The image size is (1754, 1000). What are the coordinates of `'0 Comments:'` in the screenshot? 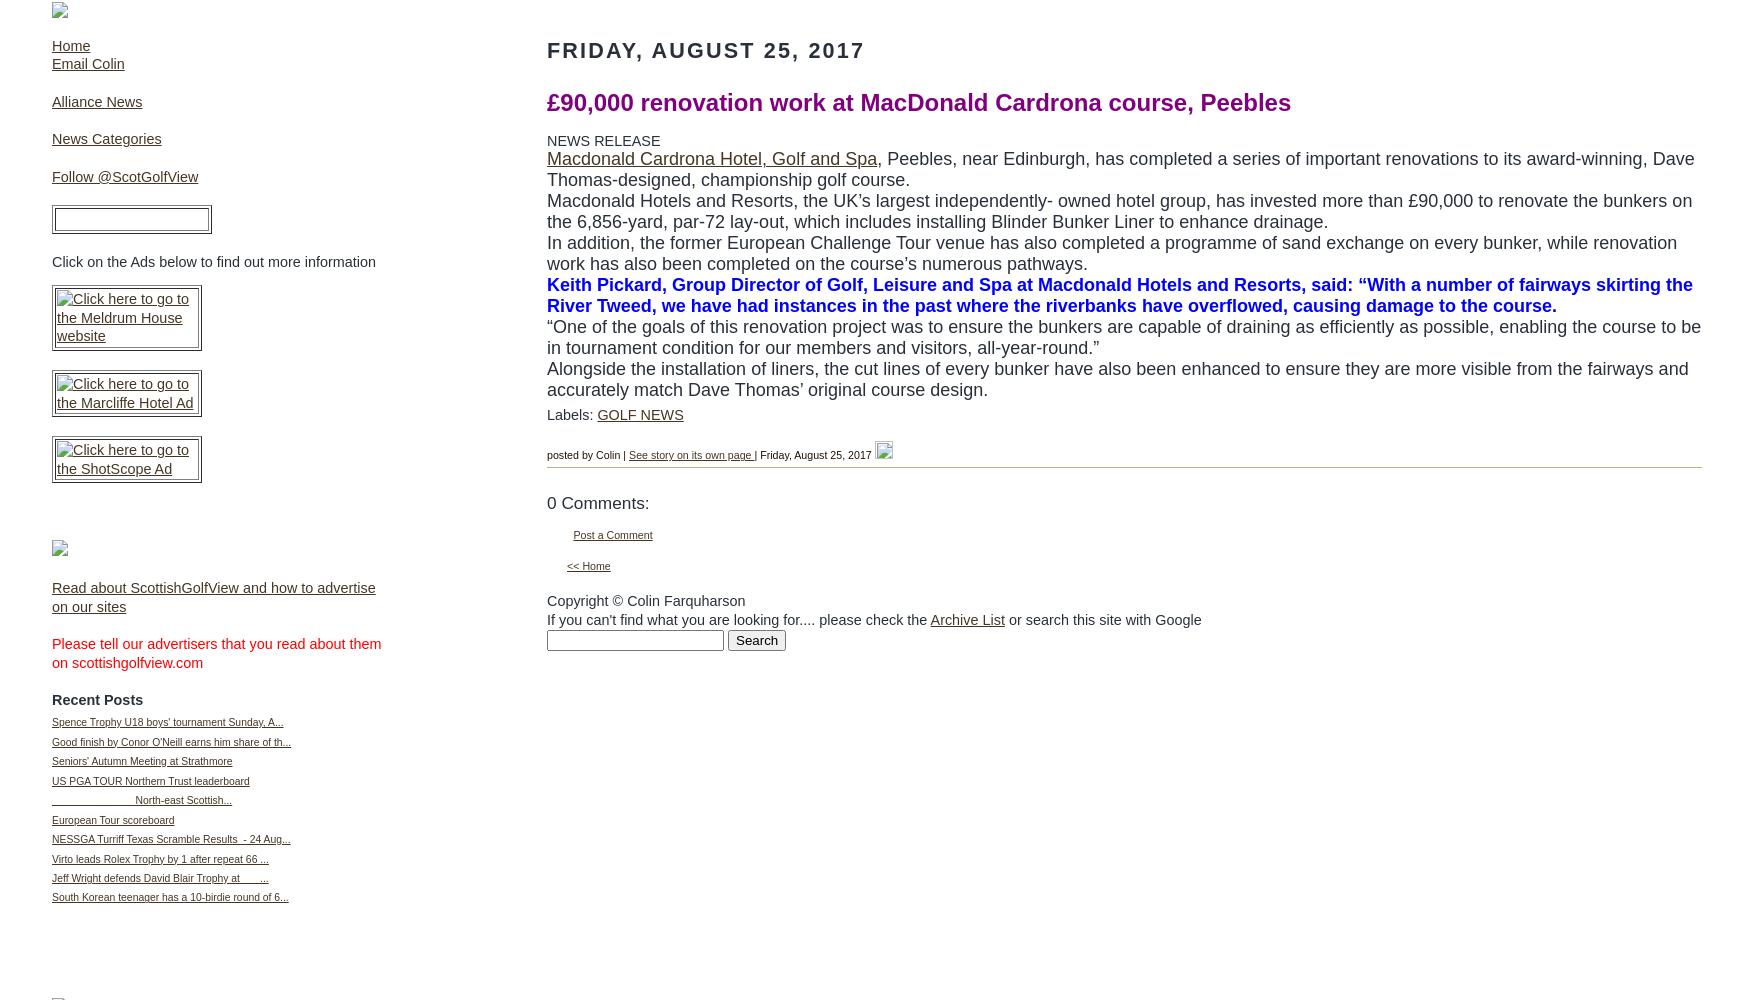 It's located at (597, 502).